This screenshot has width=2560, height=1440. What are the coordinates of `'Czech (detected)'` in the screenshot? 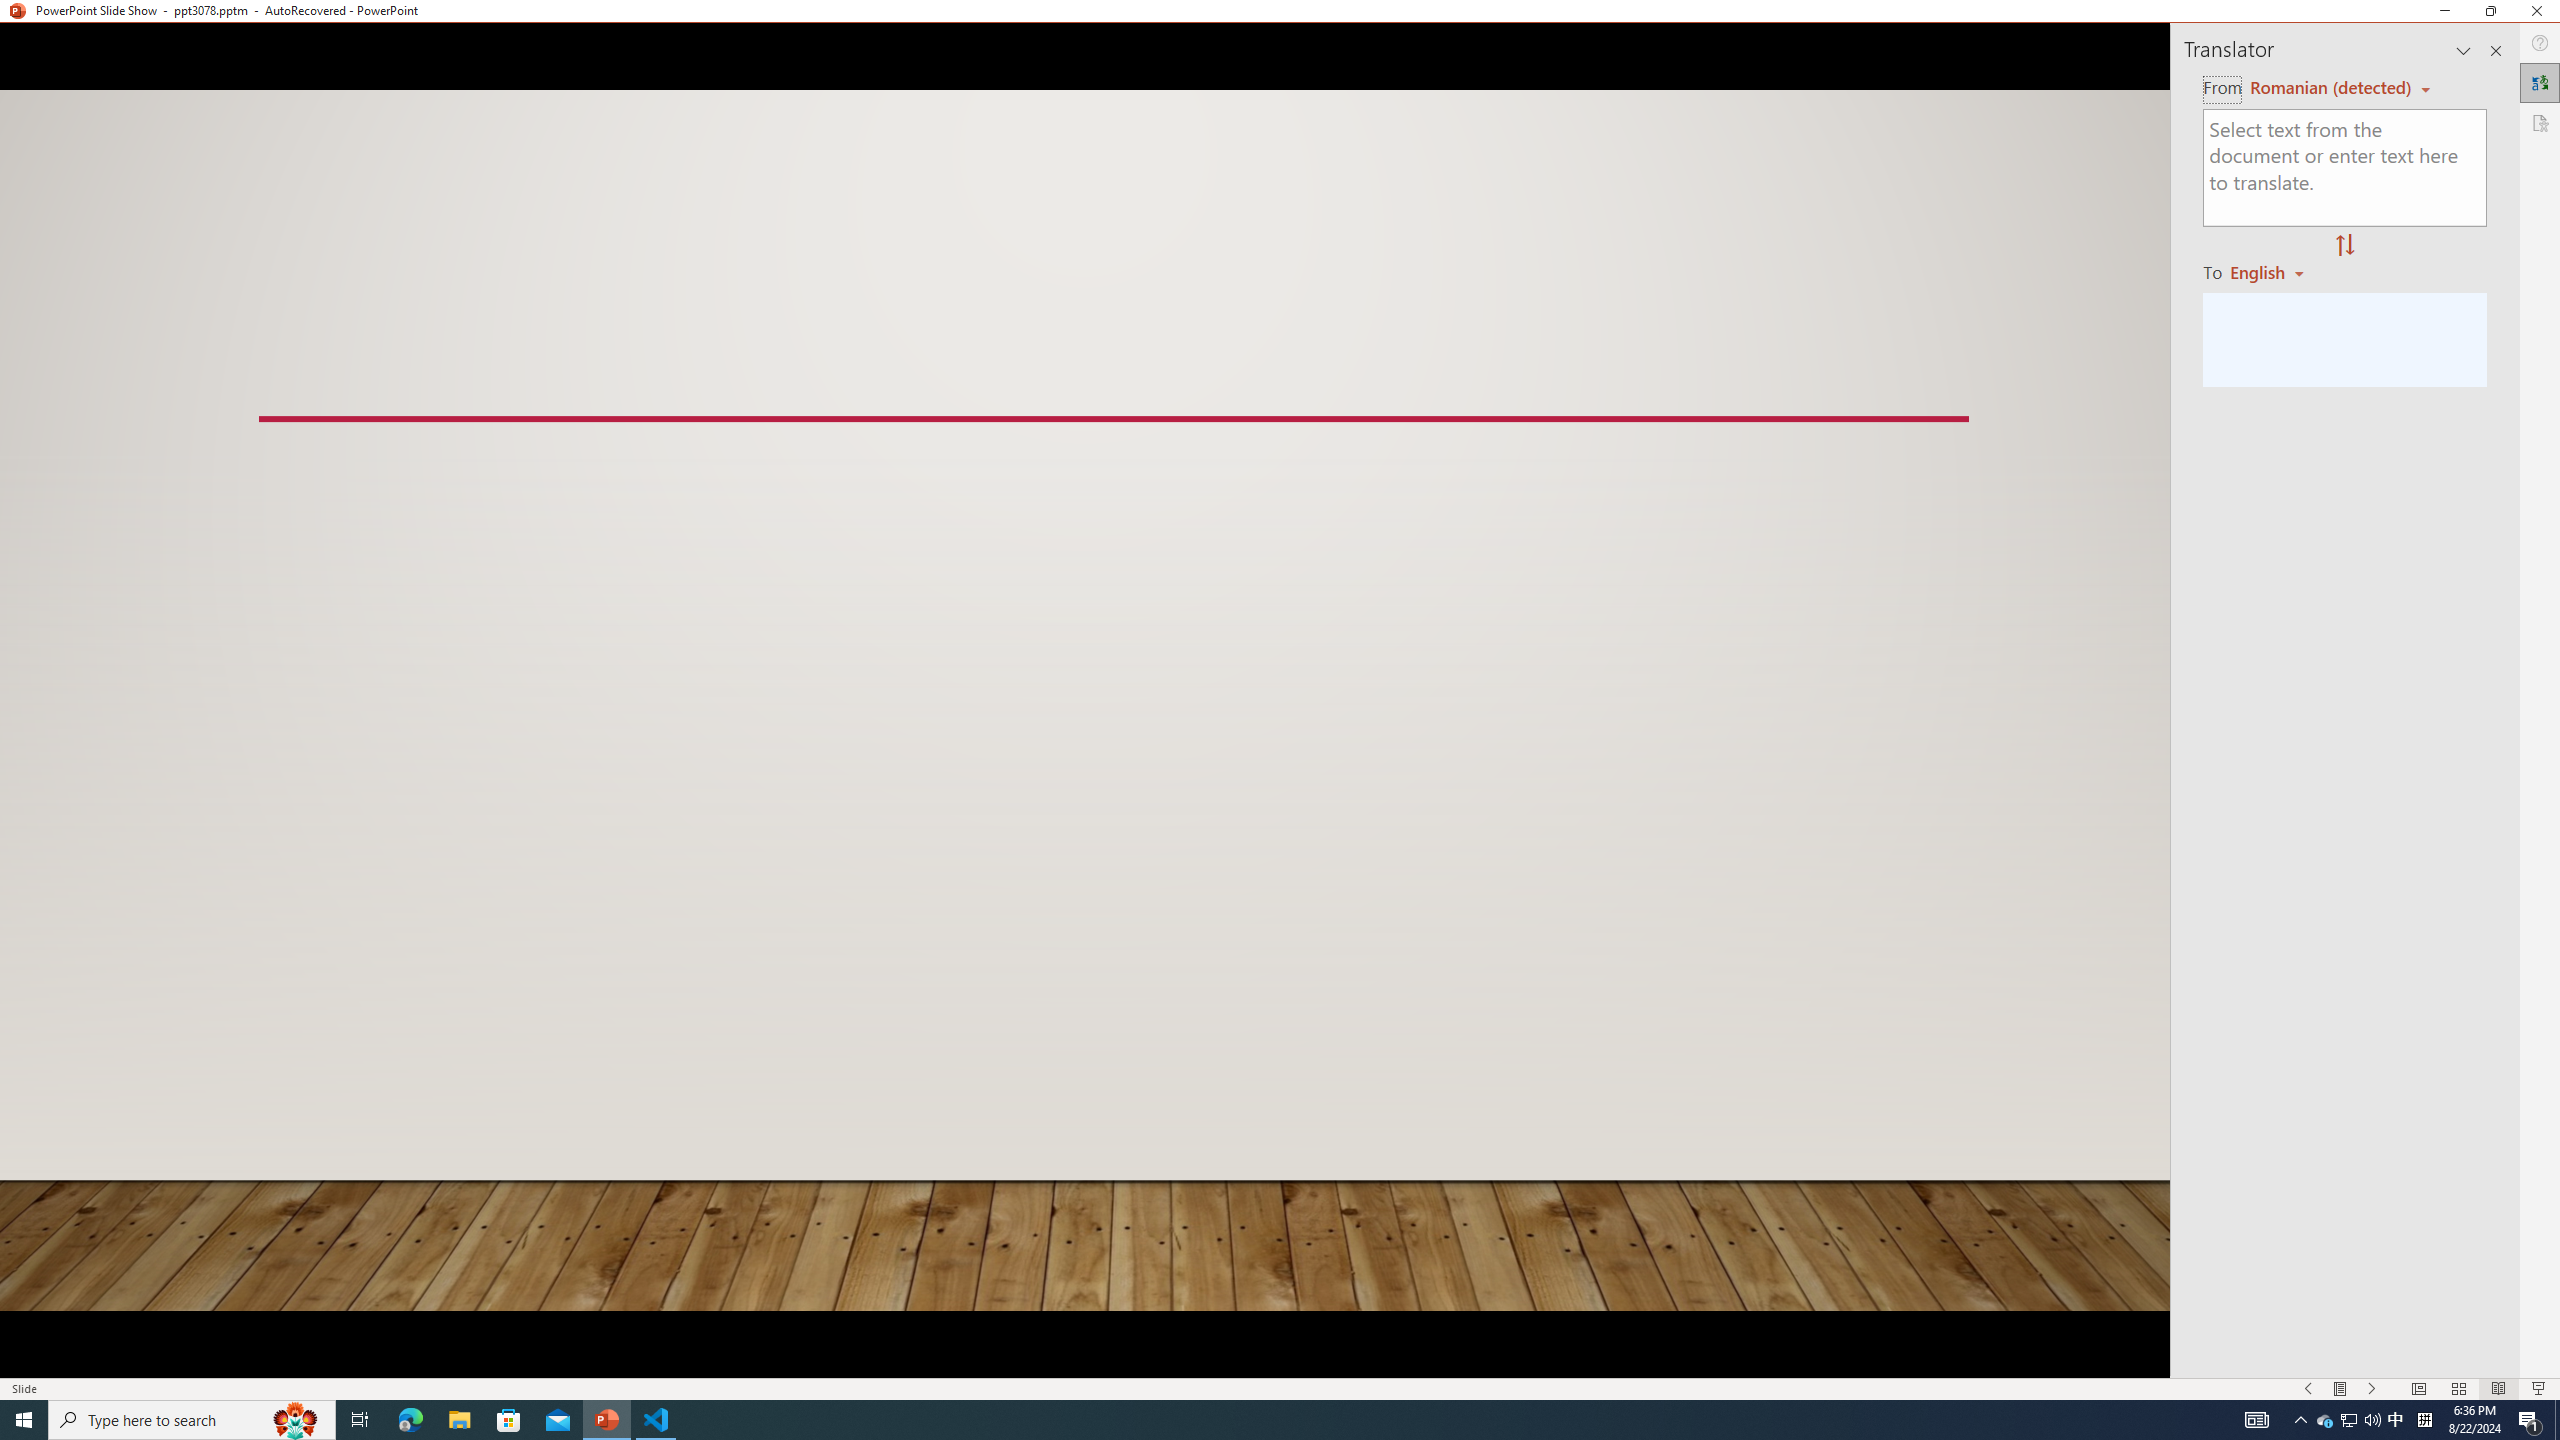 It's located at (2327, 88).